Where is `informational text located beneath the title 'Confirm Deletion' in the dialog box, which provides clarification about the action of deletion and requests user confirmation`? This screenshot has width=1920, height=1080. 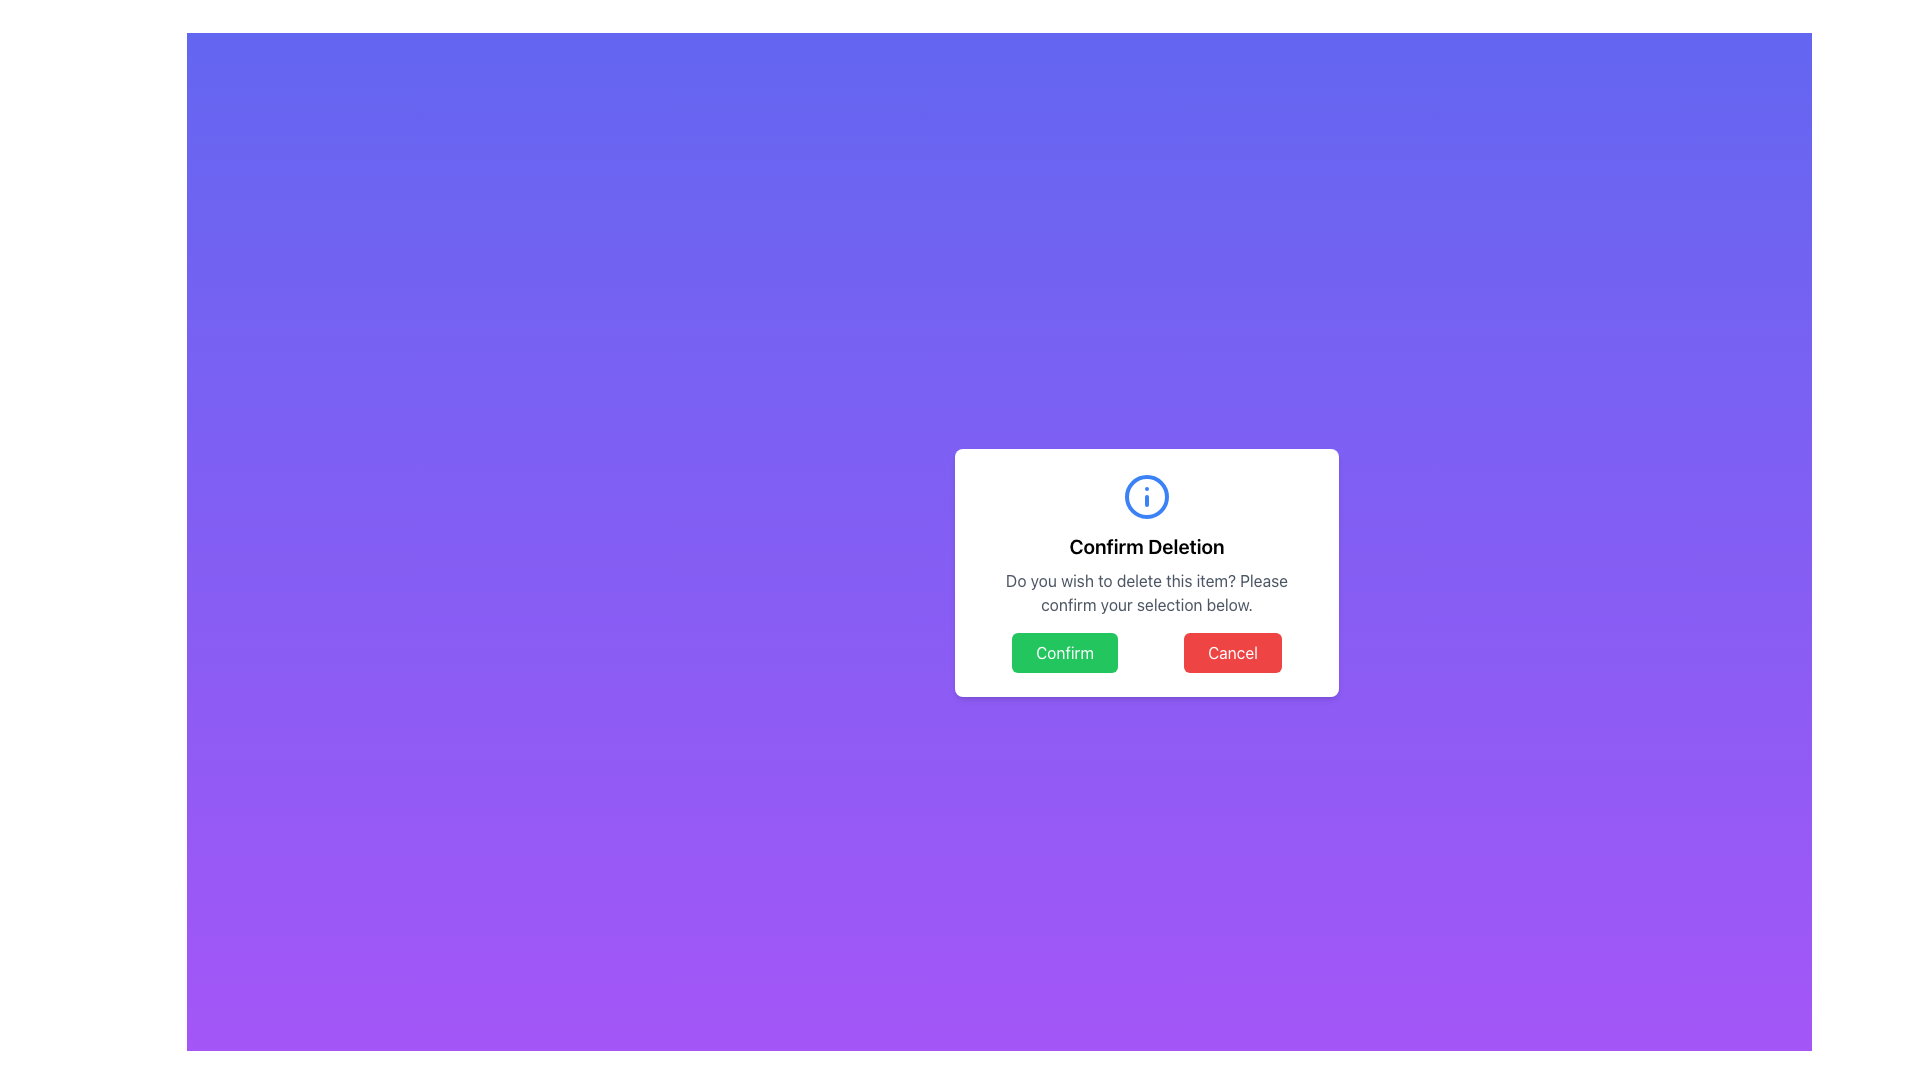 informational text located beneath the title 'Confirm Deletion' in the dialog box, which provides clarification about the action of deletion and requests user confirmation is located at coordinates (1147, 592).